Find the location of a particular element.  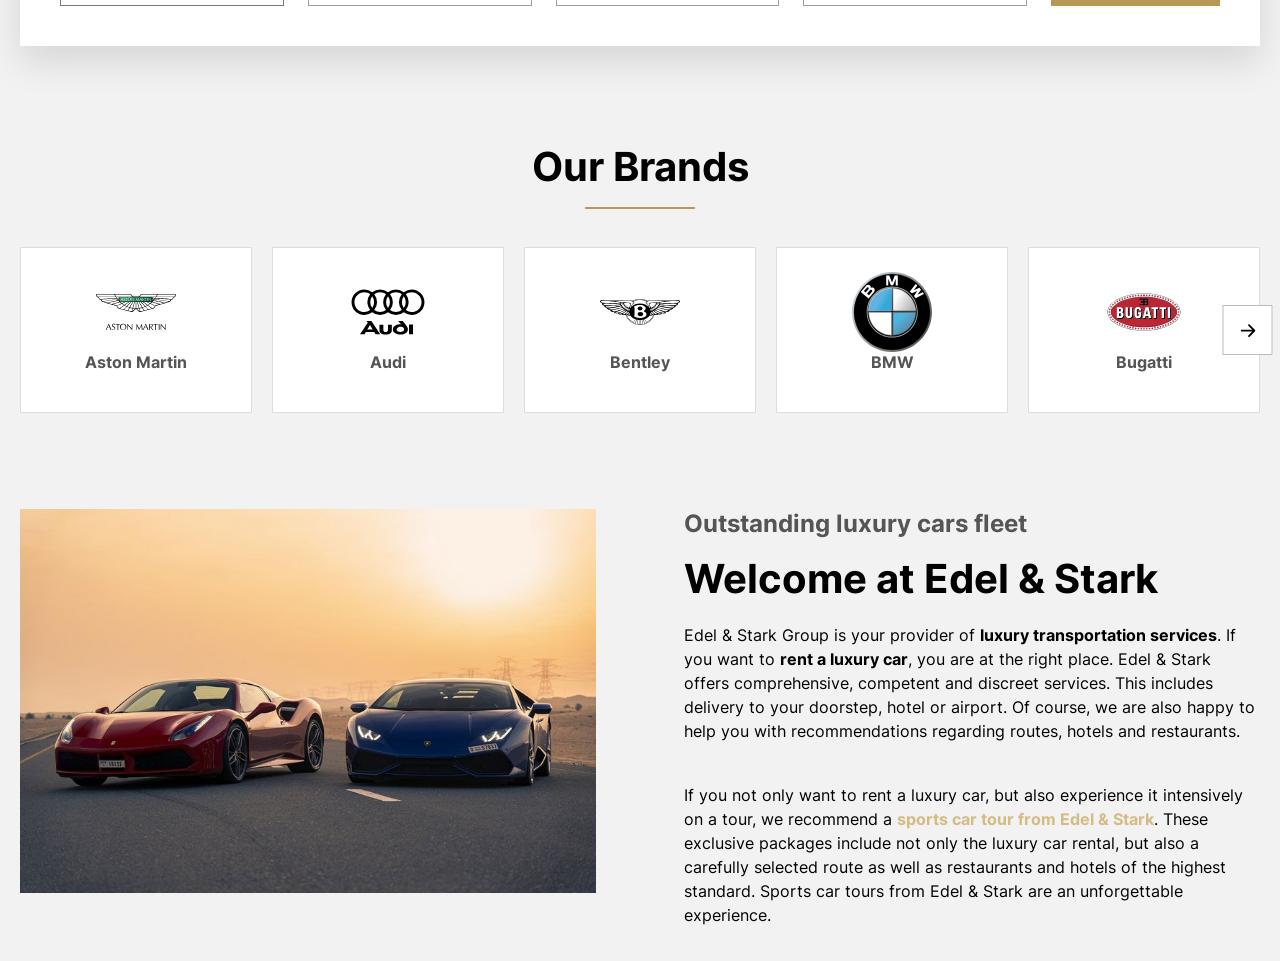

'Bentley' is located at coordinates (640, 361).